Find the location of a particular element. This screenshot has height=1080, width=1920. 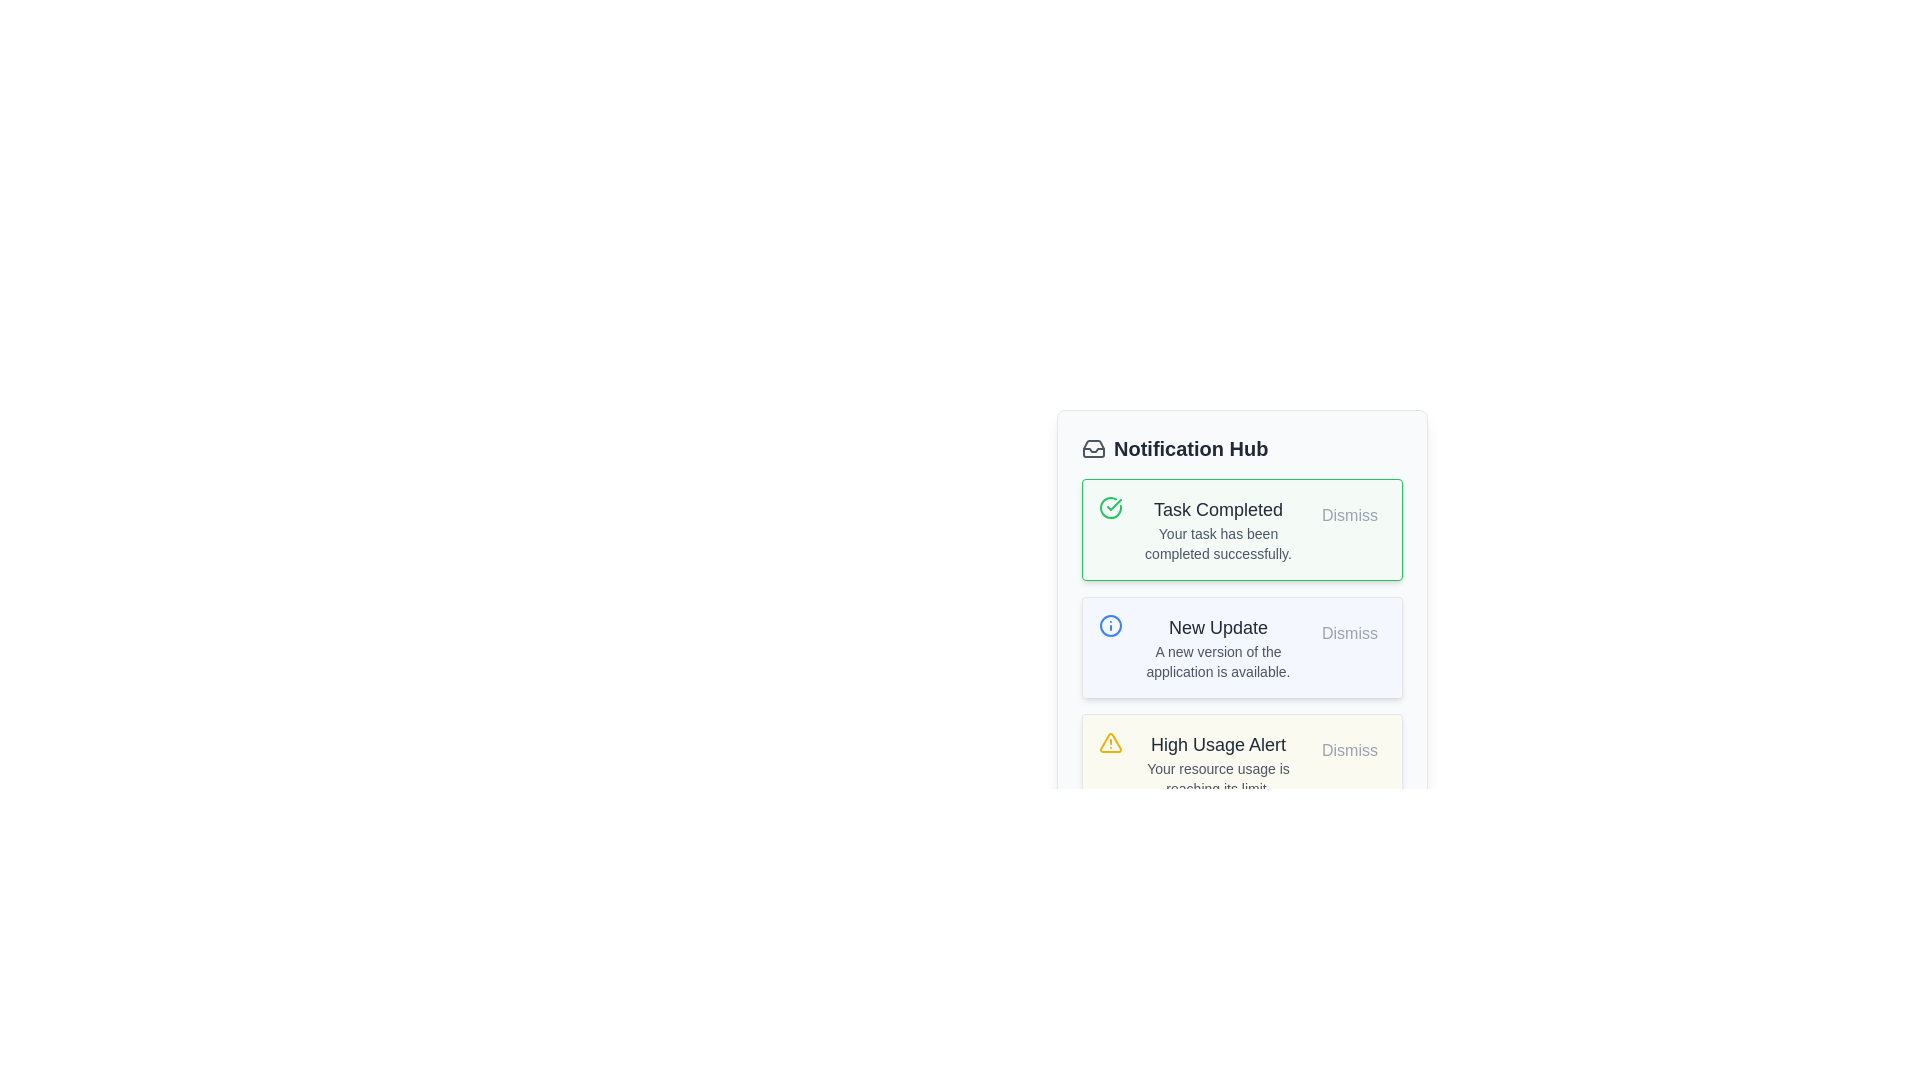

the inbox tray icon located in the Notification Hub header at the top right of the notification panel is located at coordinates (1093, 450).